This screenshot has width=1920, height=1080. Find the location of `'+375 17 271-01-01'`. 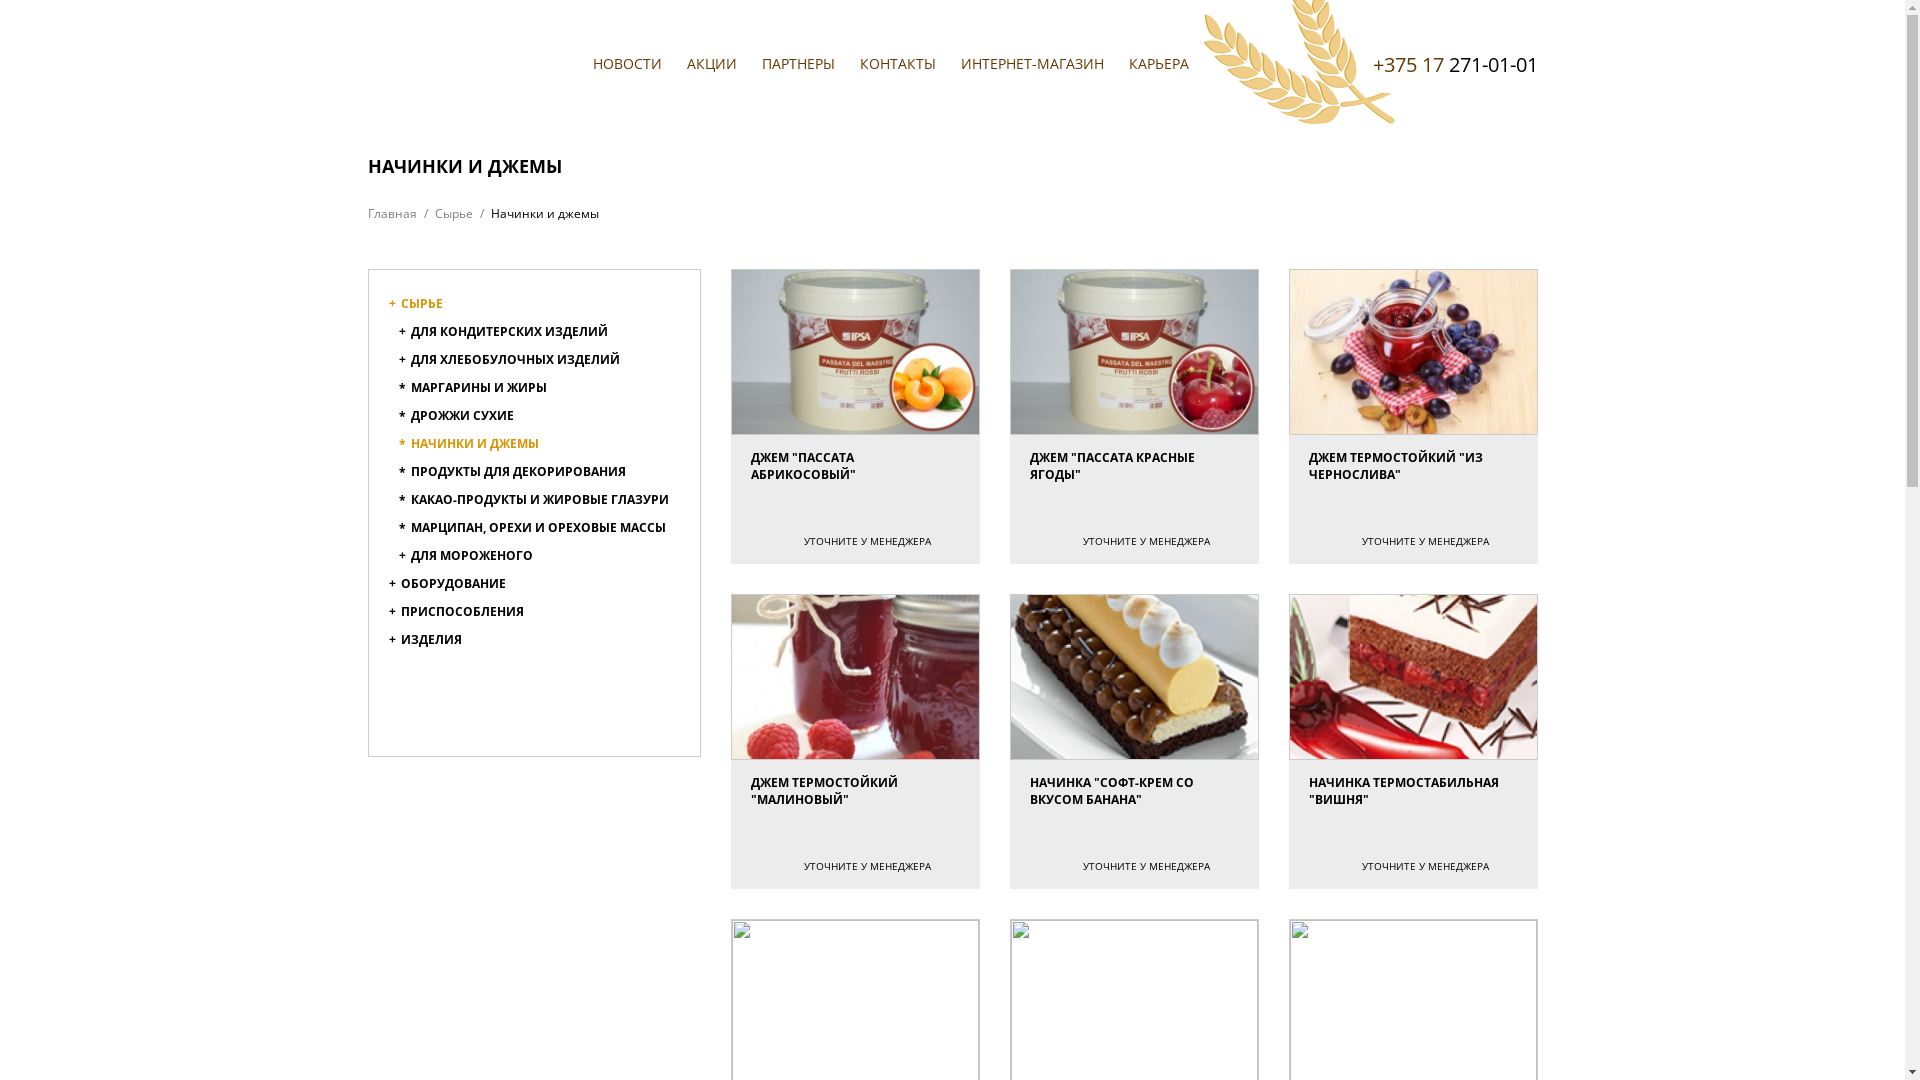

'+375 17 271-01-01' is located at coordinates (1454, 63).